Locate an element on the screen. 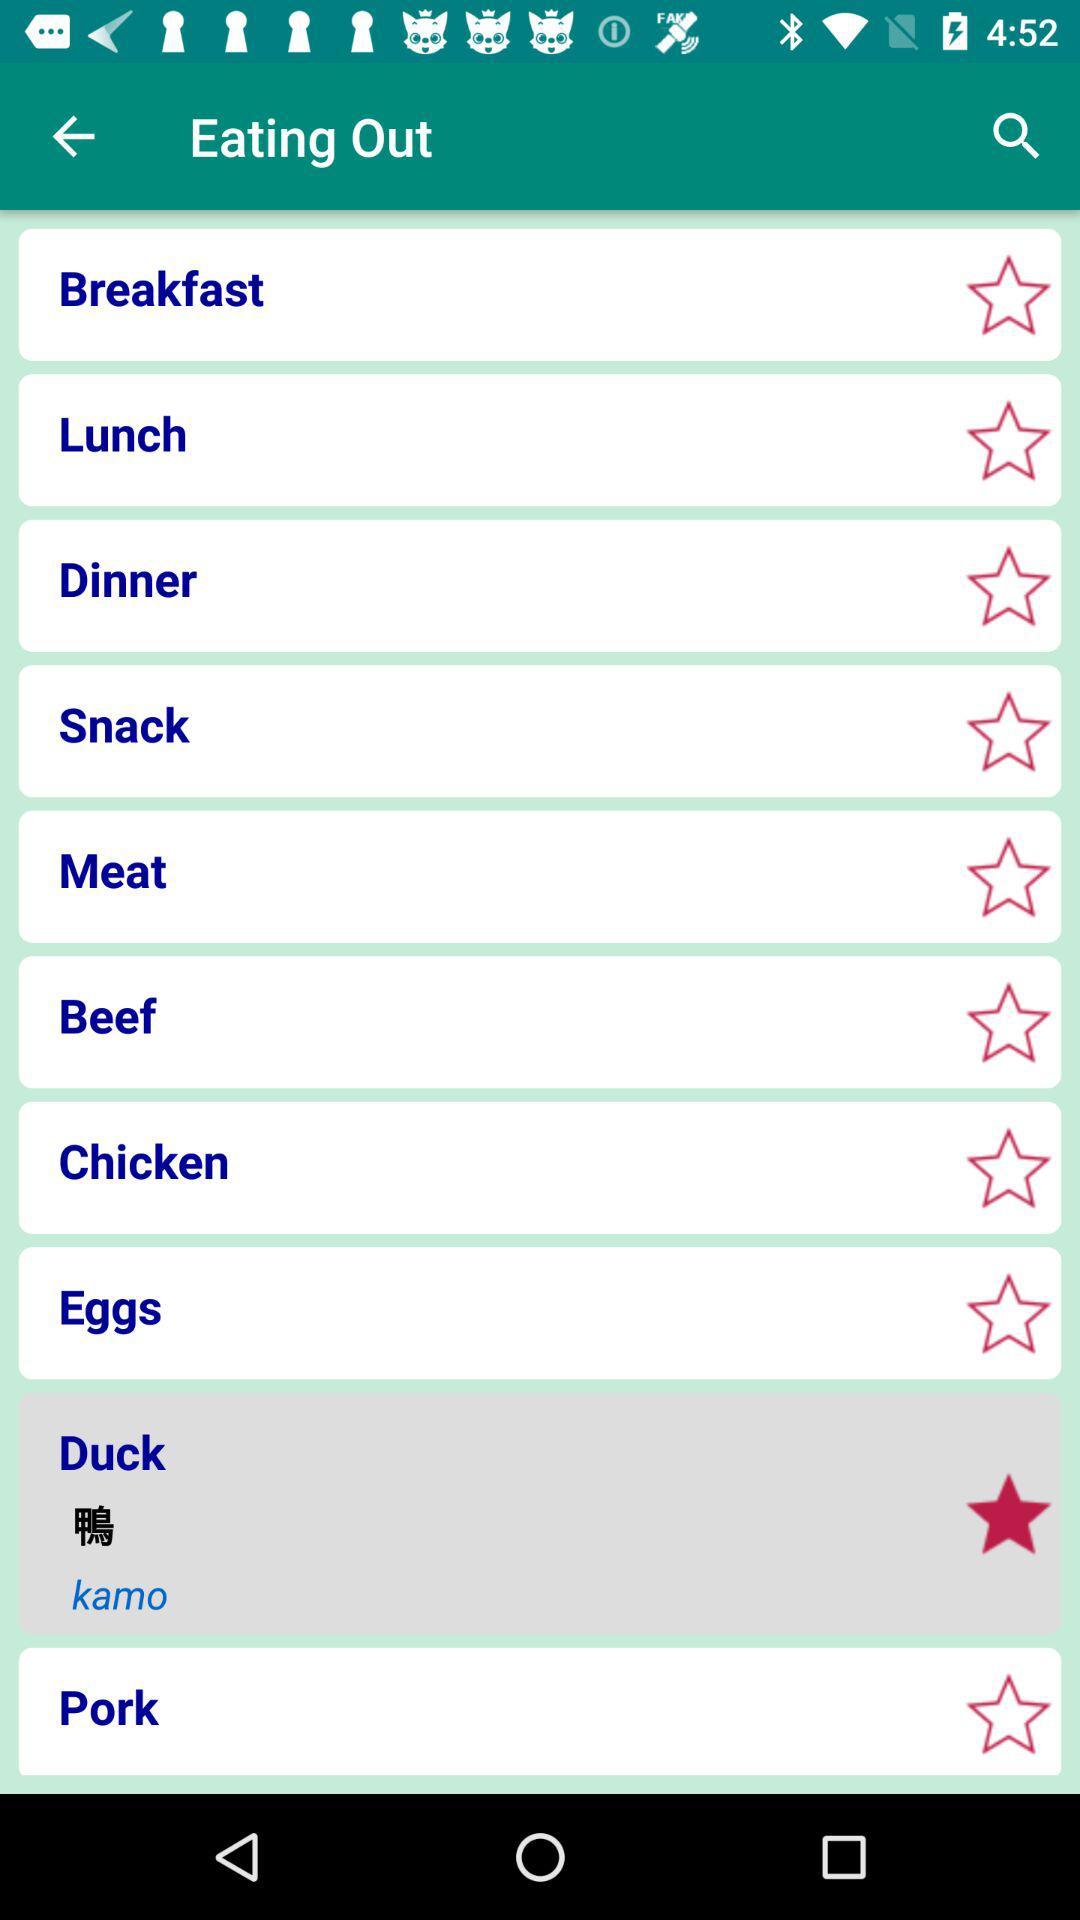  item above lunch item is located at coordinates (481, 286).